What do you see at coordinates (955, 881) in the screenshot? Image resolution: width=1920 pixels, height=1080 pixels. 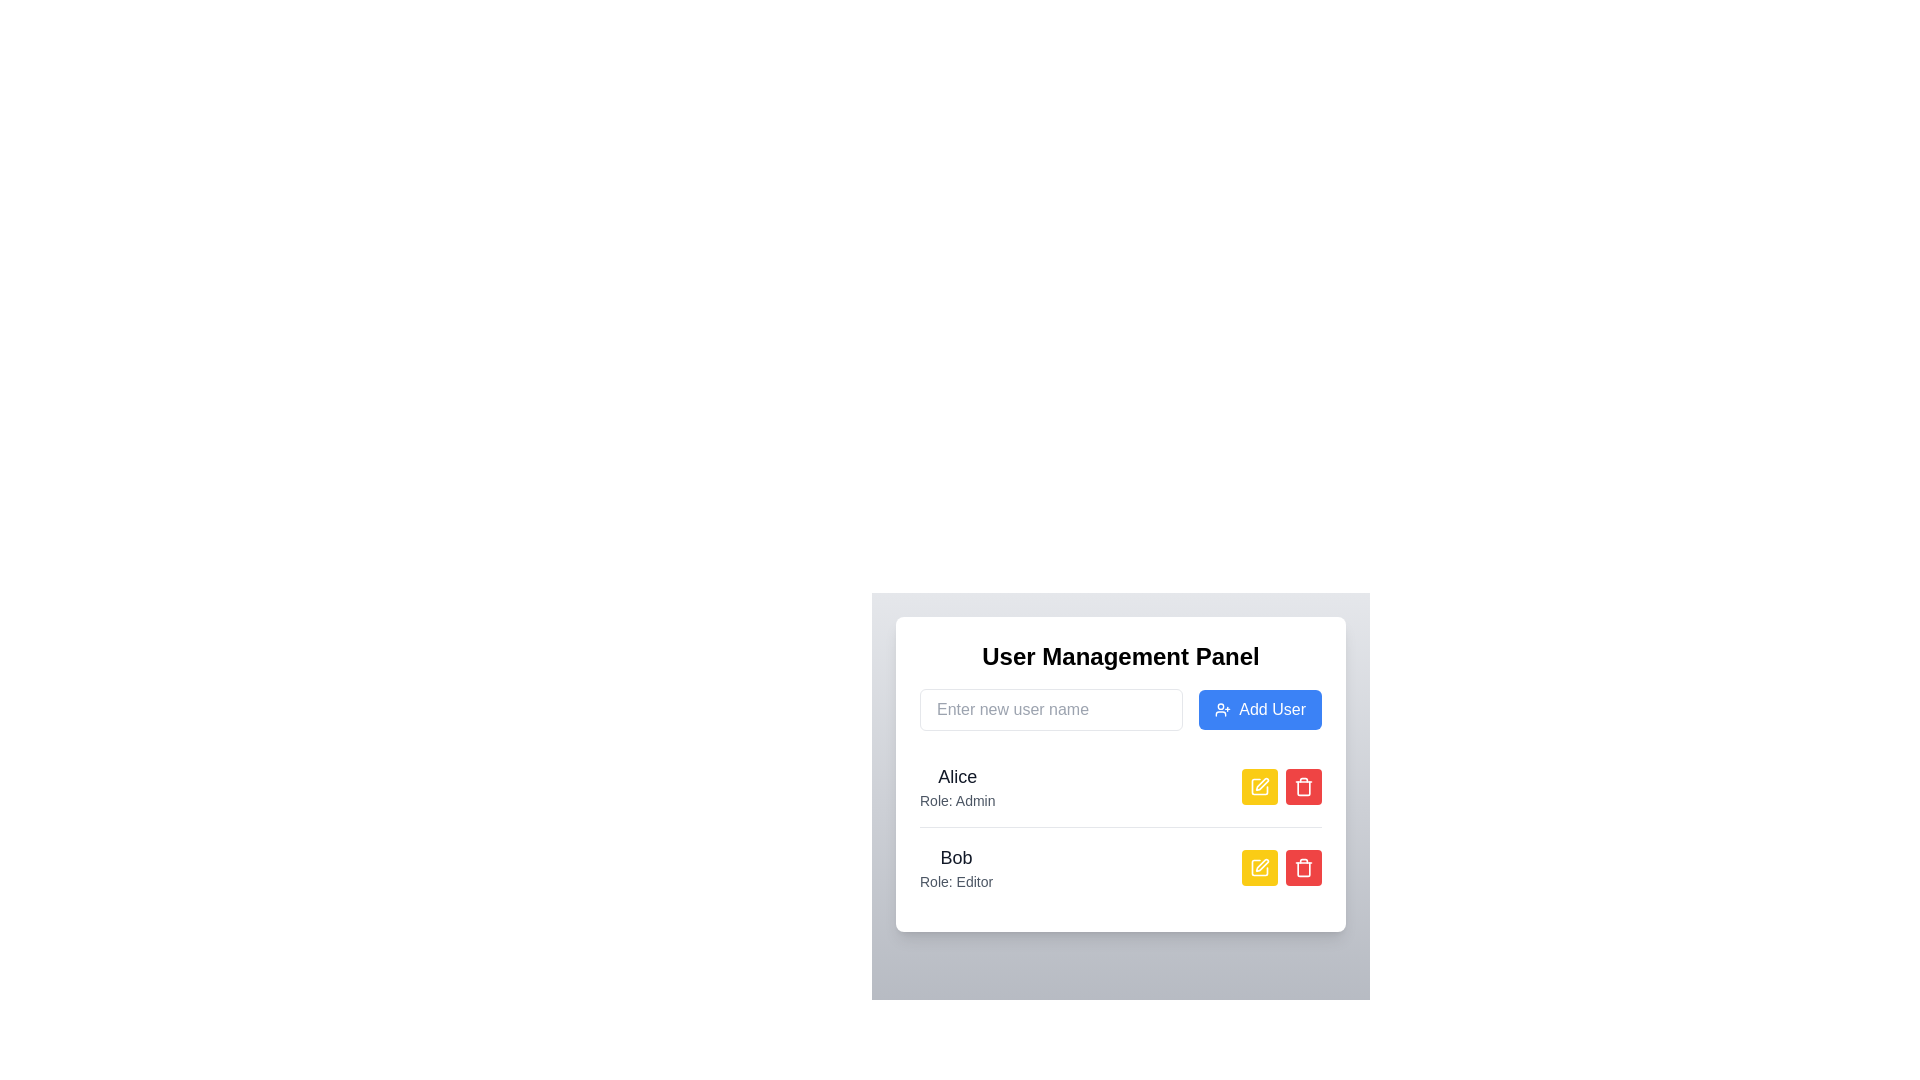 I see `the static text label displaying 'Role: Editor' located under the username 'Bob' in the user listing` at bounding box center [955, 881].